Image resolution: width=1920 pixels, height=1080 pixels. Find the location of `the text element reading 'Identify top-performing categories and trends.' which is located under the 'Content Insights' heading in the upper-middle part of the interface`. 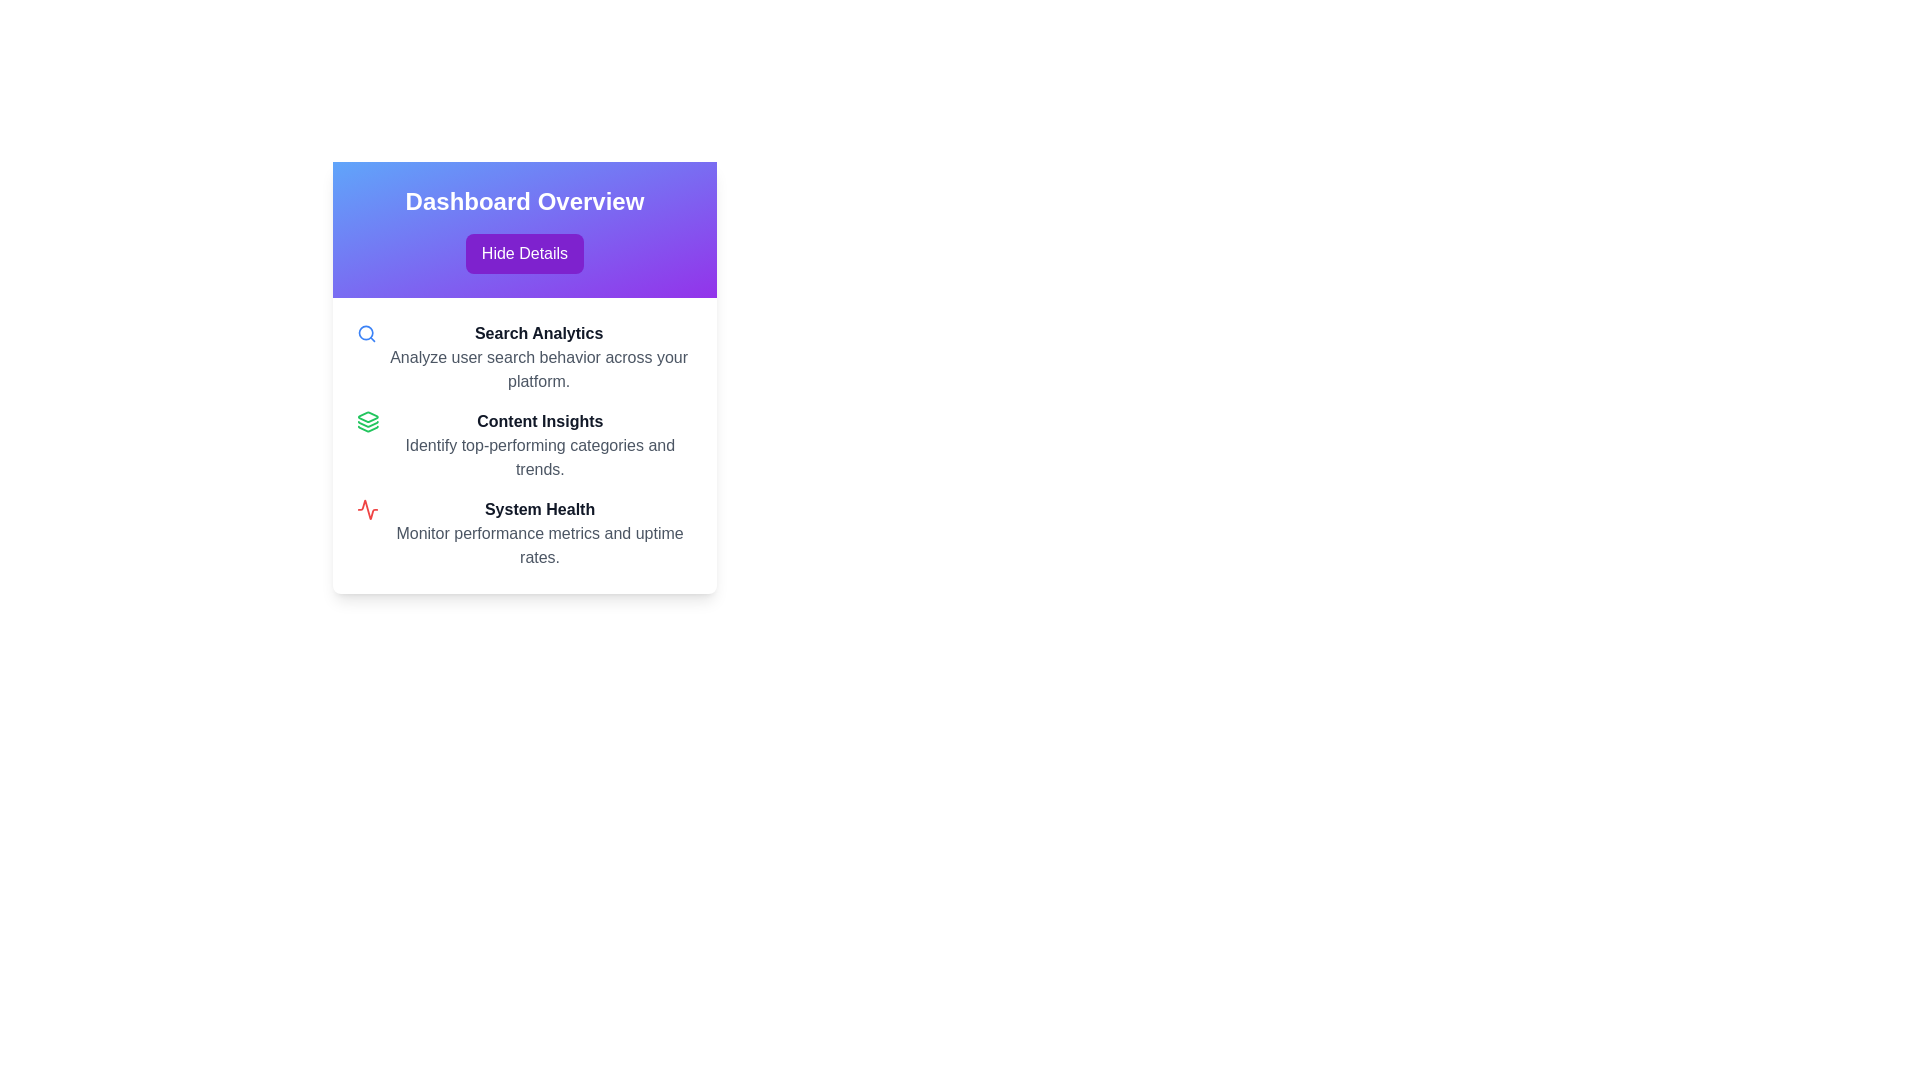

the text element reading 'Identify top-performing categories and trends.' which is located under the 'Content Insights' heading in the upper-middle part of the interface is located at coordinates (540, 458).